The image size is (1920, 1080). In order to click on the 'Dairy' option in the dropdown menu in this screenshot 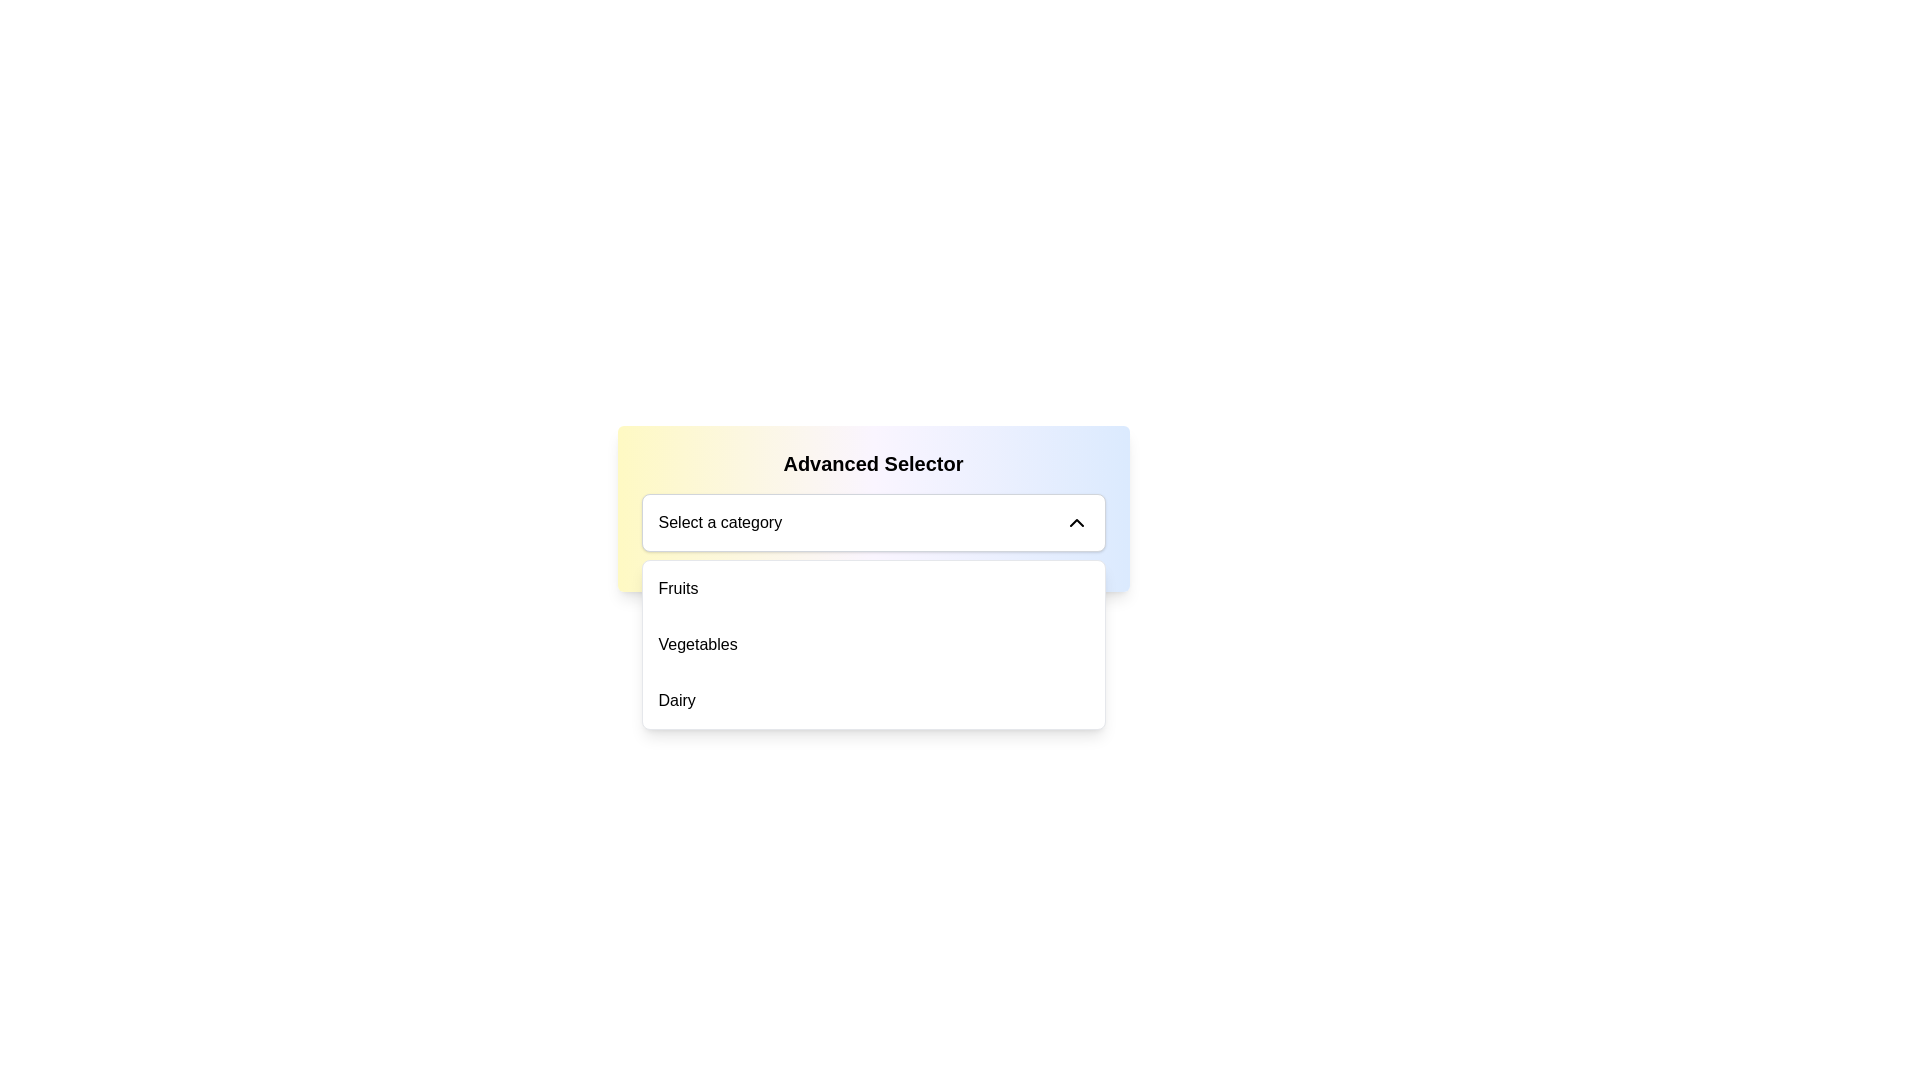, I will do `click(873, 700)`.